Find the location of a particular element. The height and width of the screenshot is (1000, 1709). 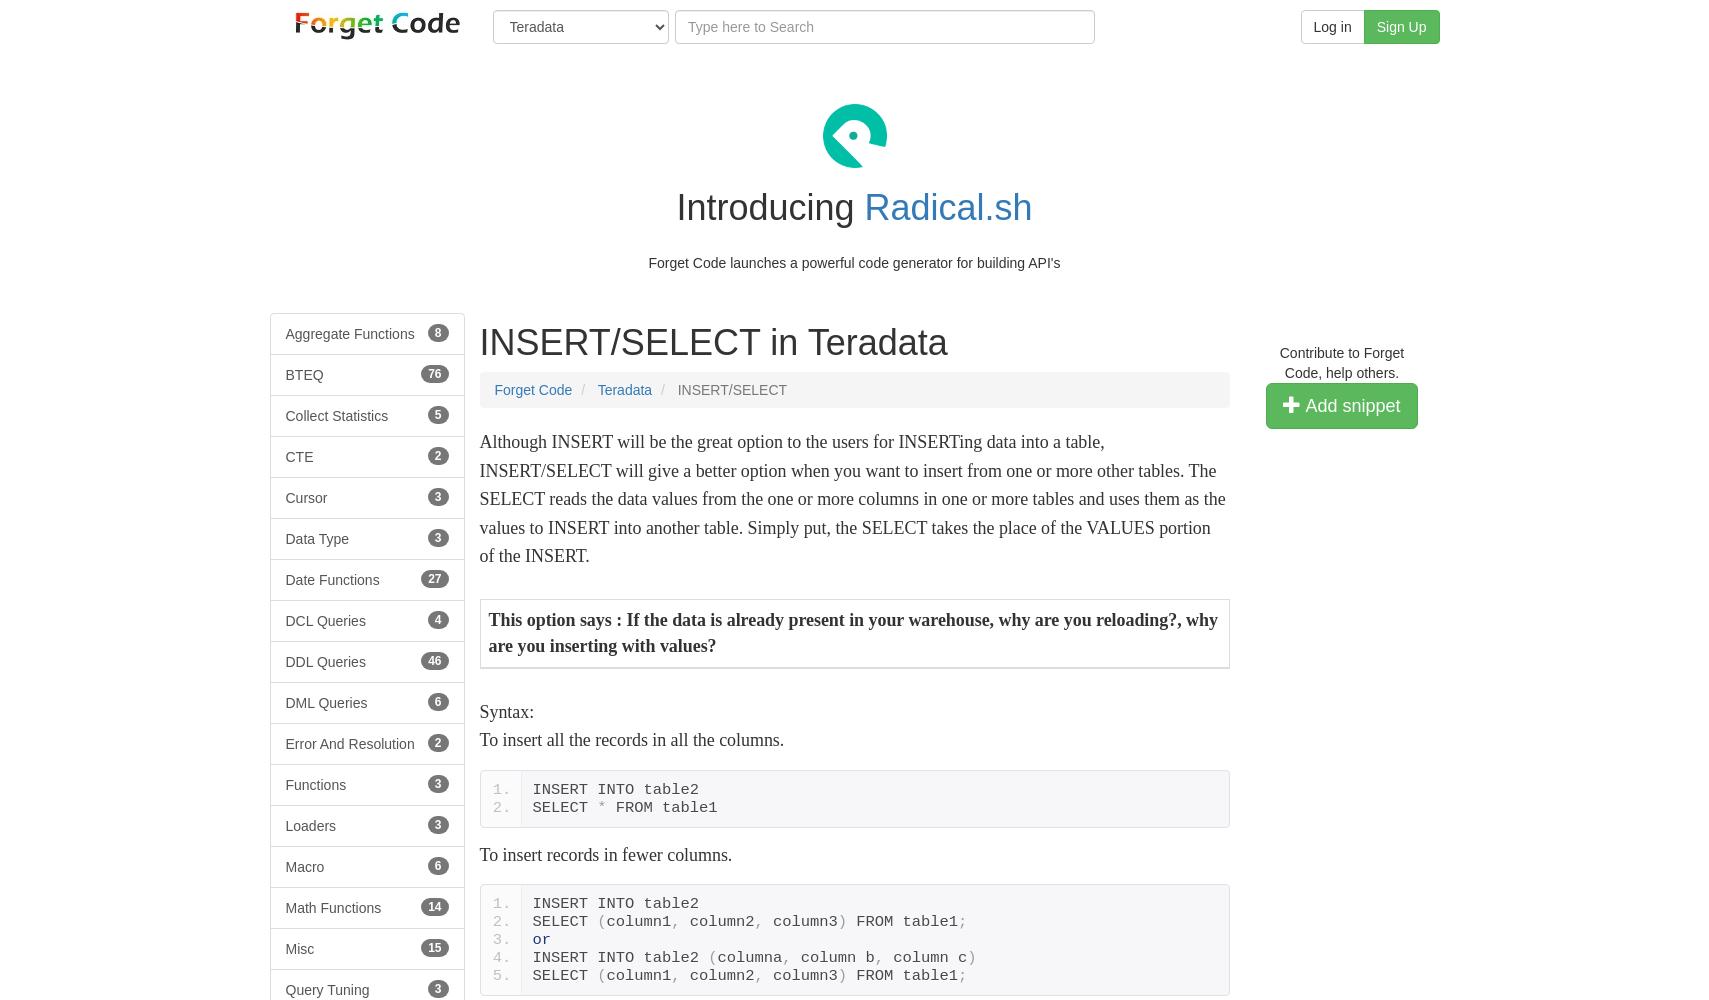

'4' is located at coordinates (436, 618).